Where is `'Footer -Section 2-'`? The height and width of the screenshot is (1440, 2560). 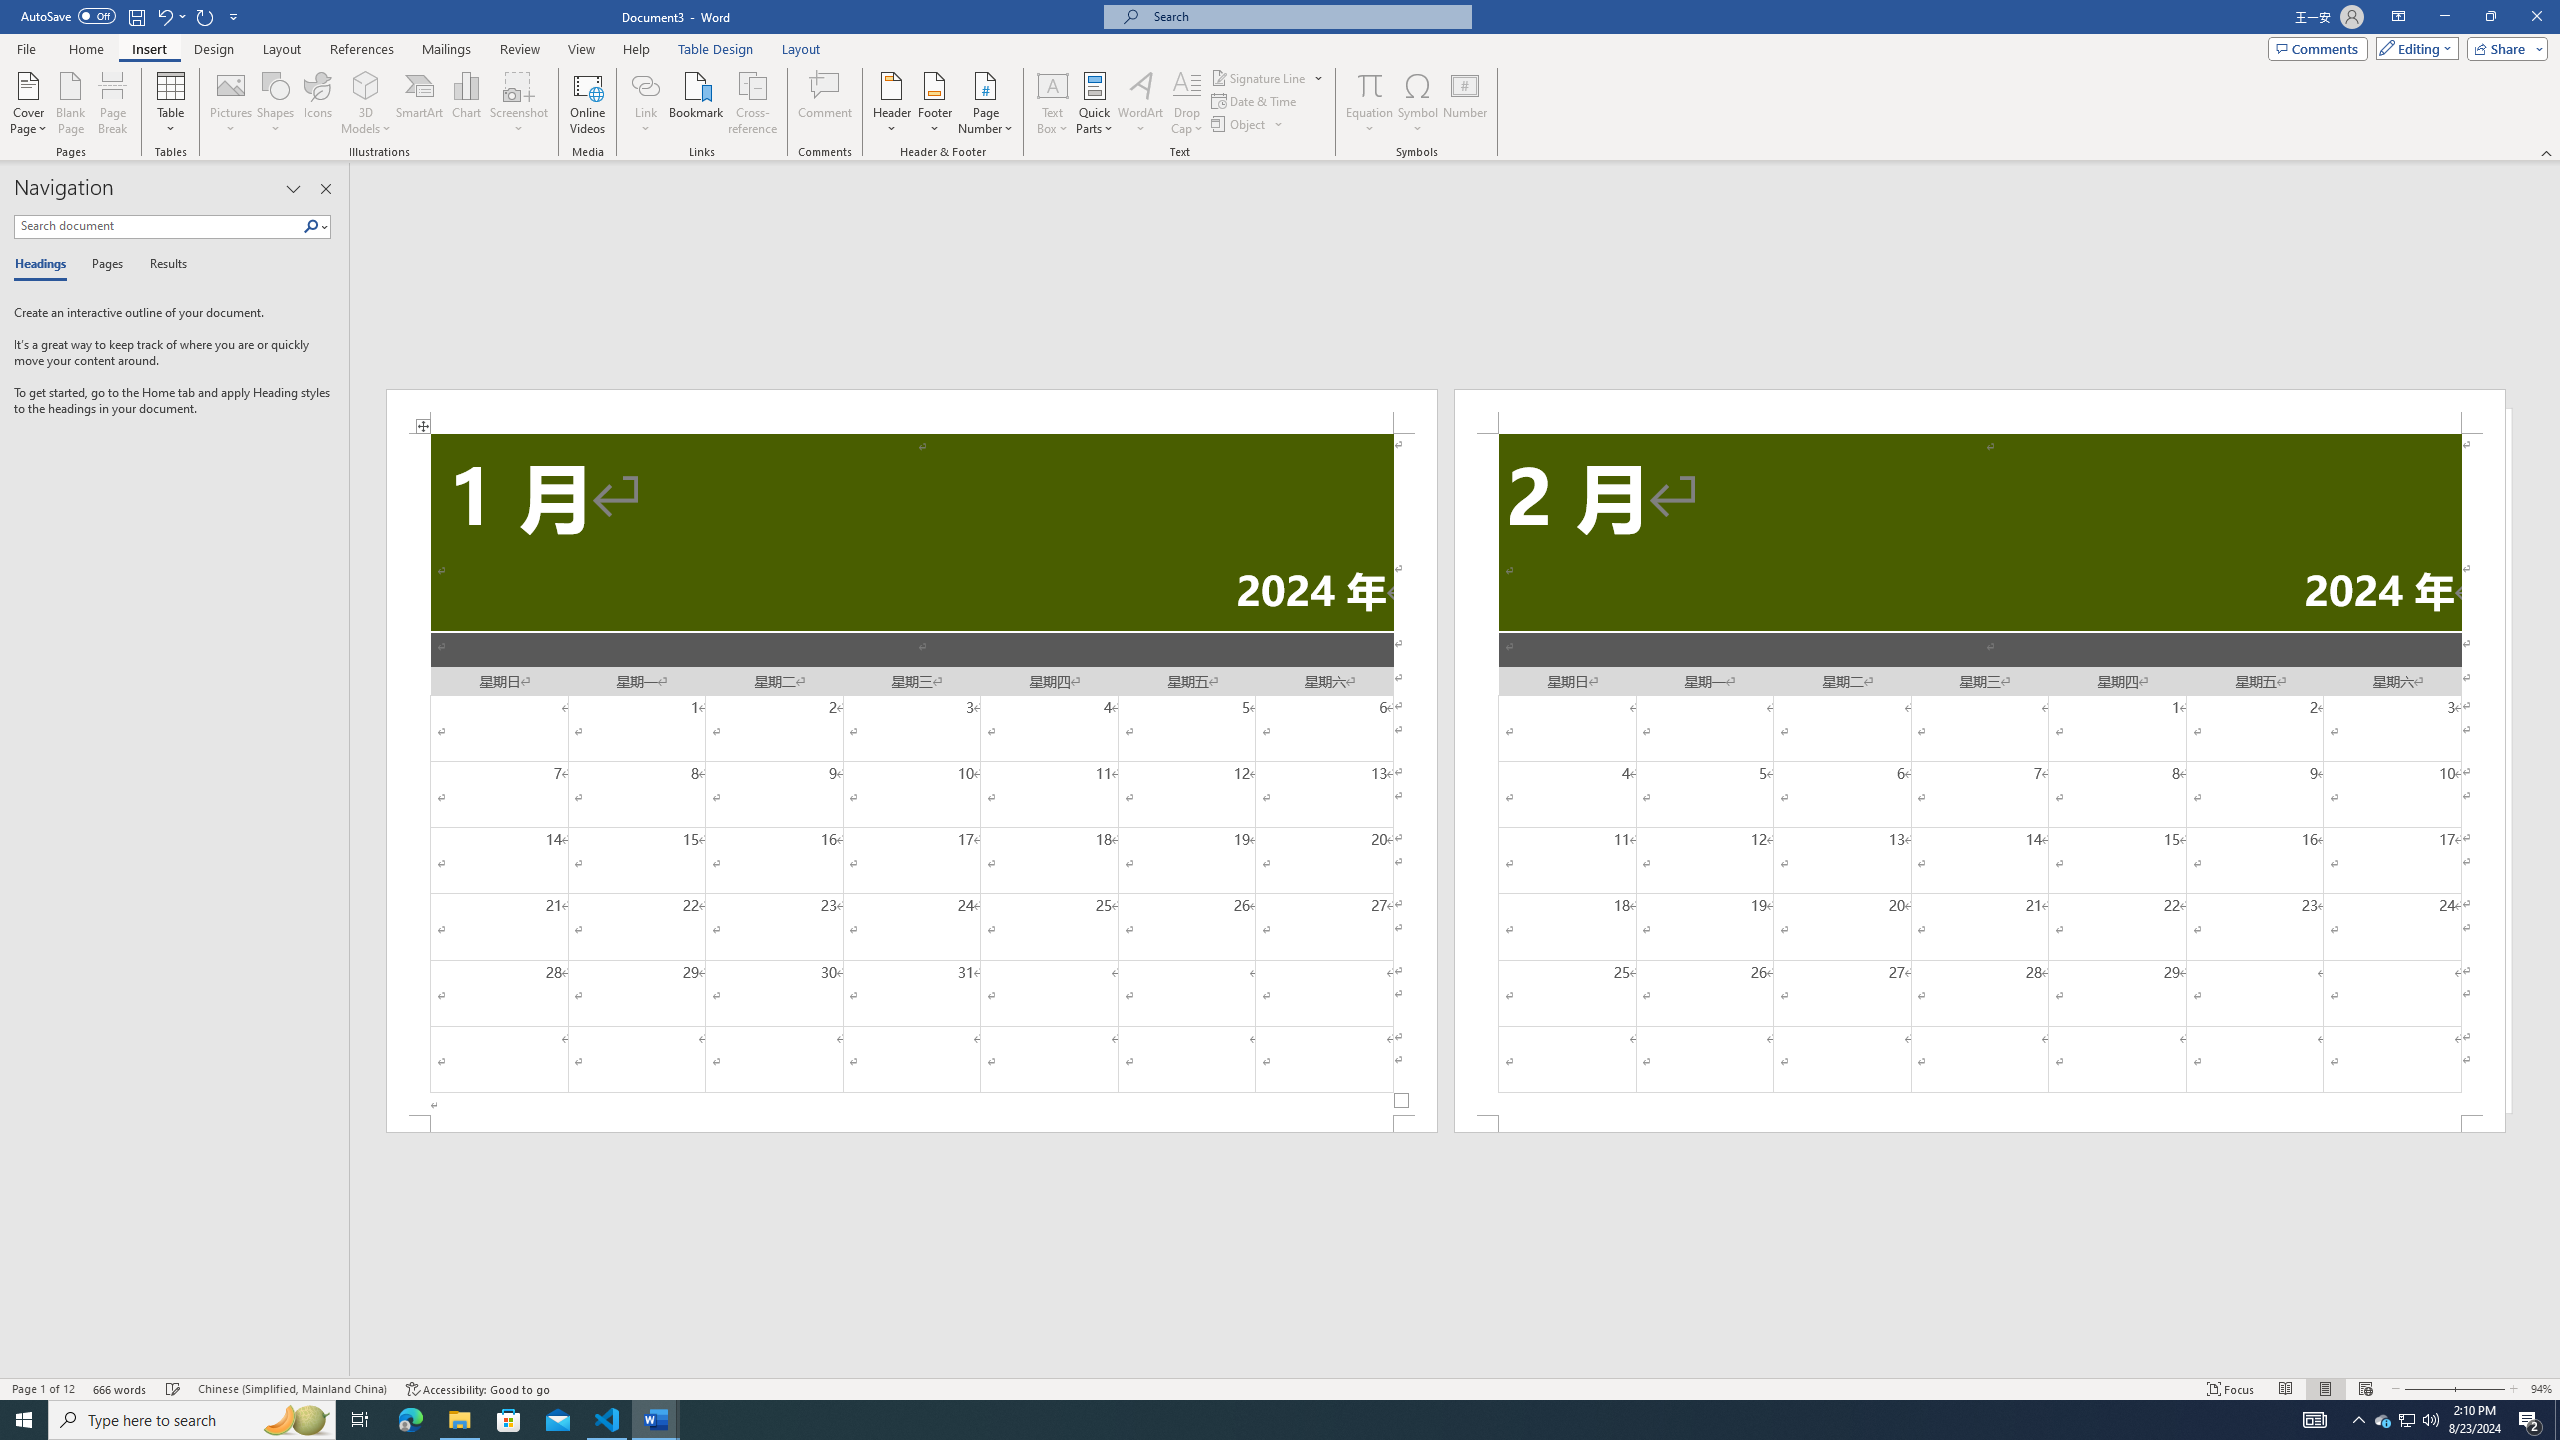
'Footer -Section 2-' is located at coordinates (1980, 1122).